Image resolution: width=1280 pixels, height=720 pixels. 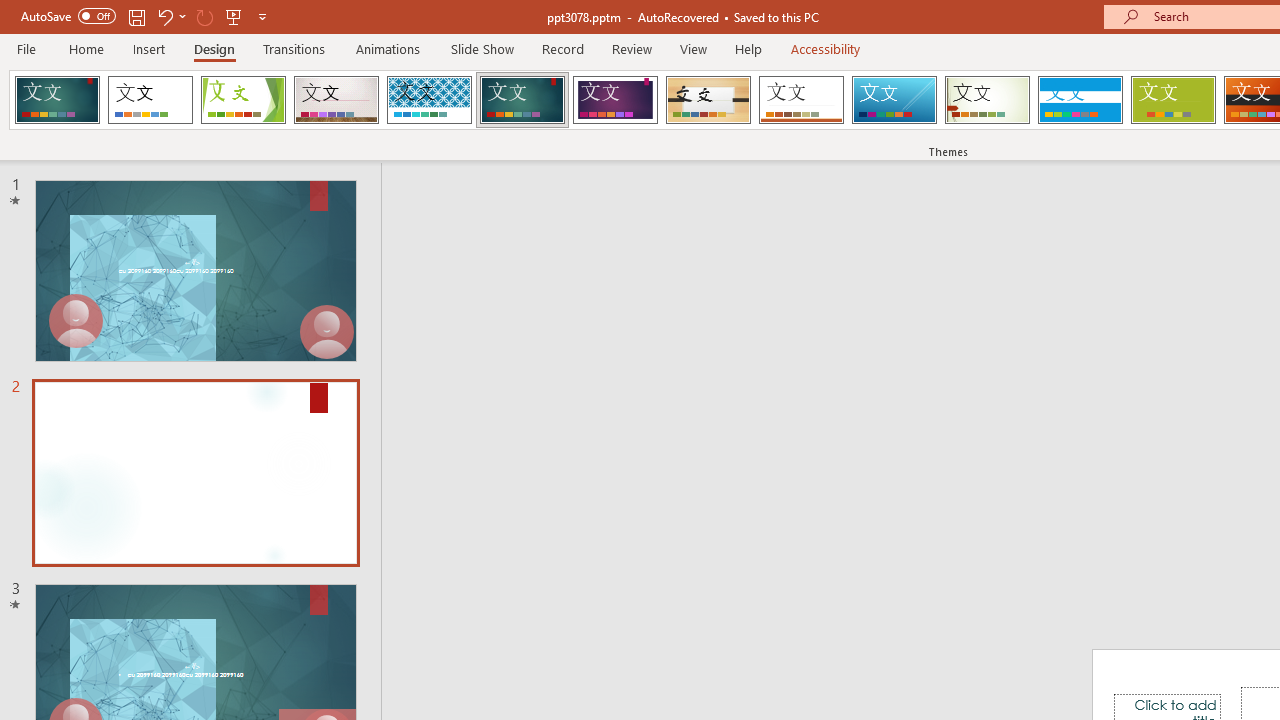 What do you see at coordinates (1079, 100) in the screenshot?
I see `'Banded'` at bounding box center [1079, 100].